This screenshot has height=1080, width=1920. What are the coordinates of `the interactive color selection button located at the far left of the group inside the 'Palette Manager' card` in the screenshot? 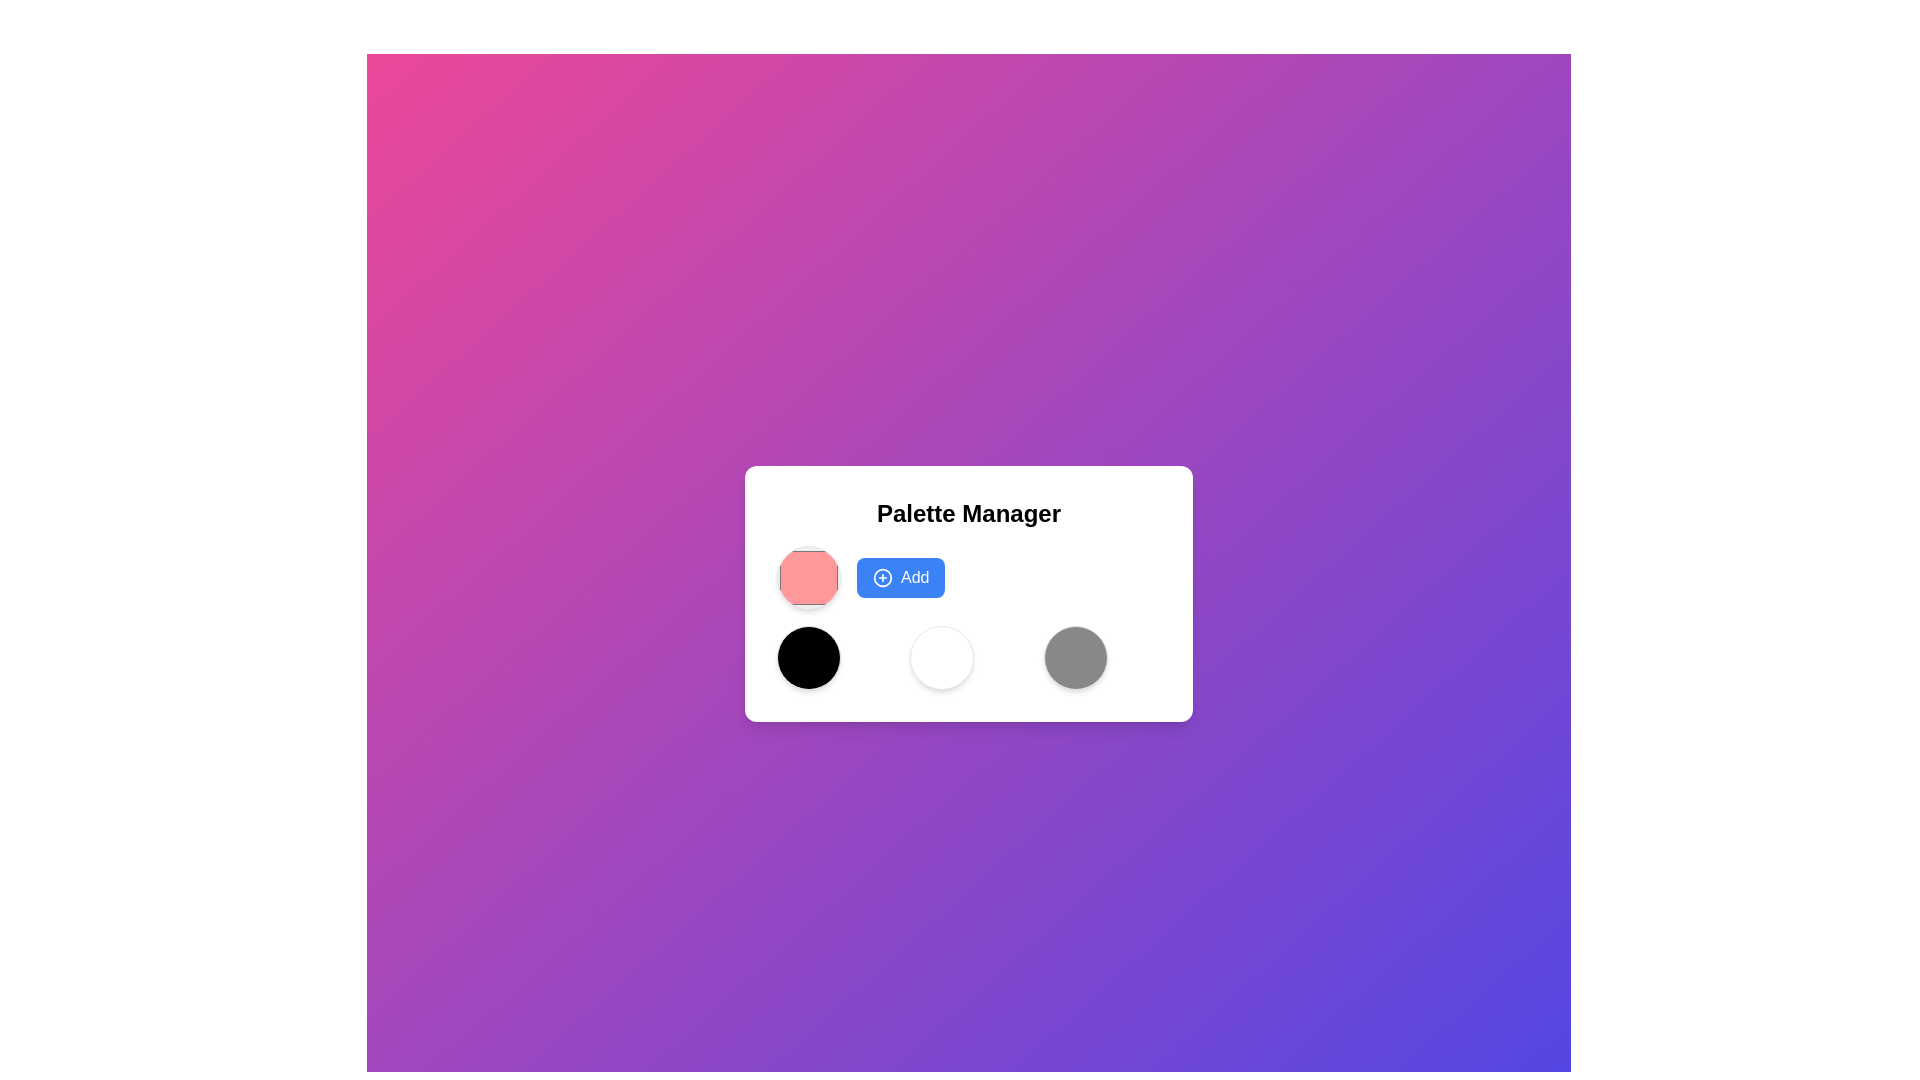 It's located at (809, 578).